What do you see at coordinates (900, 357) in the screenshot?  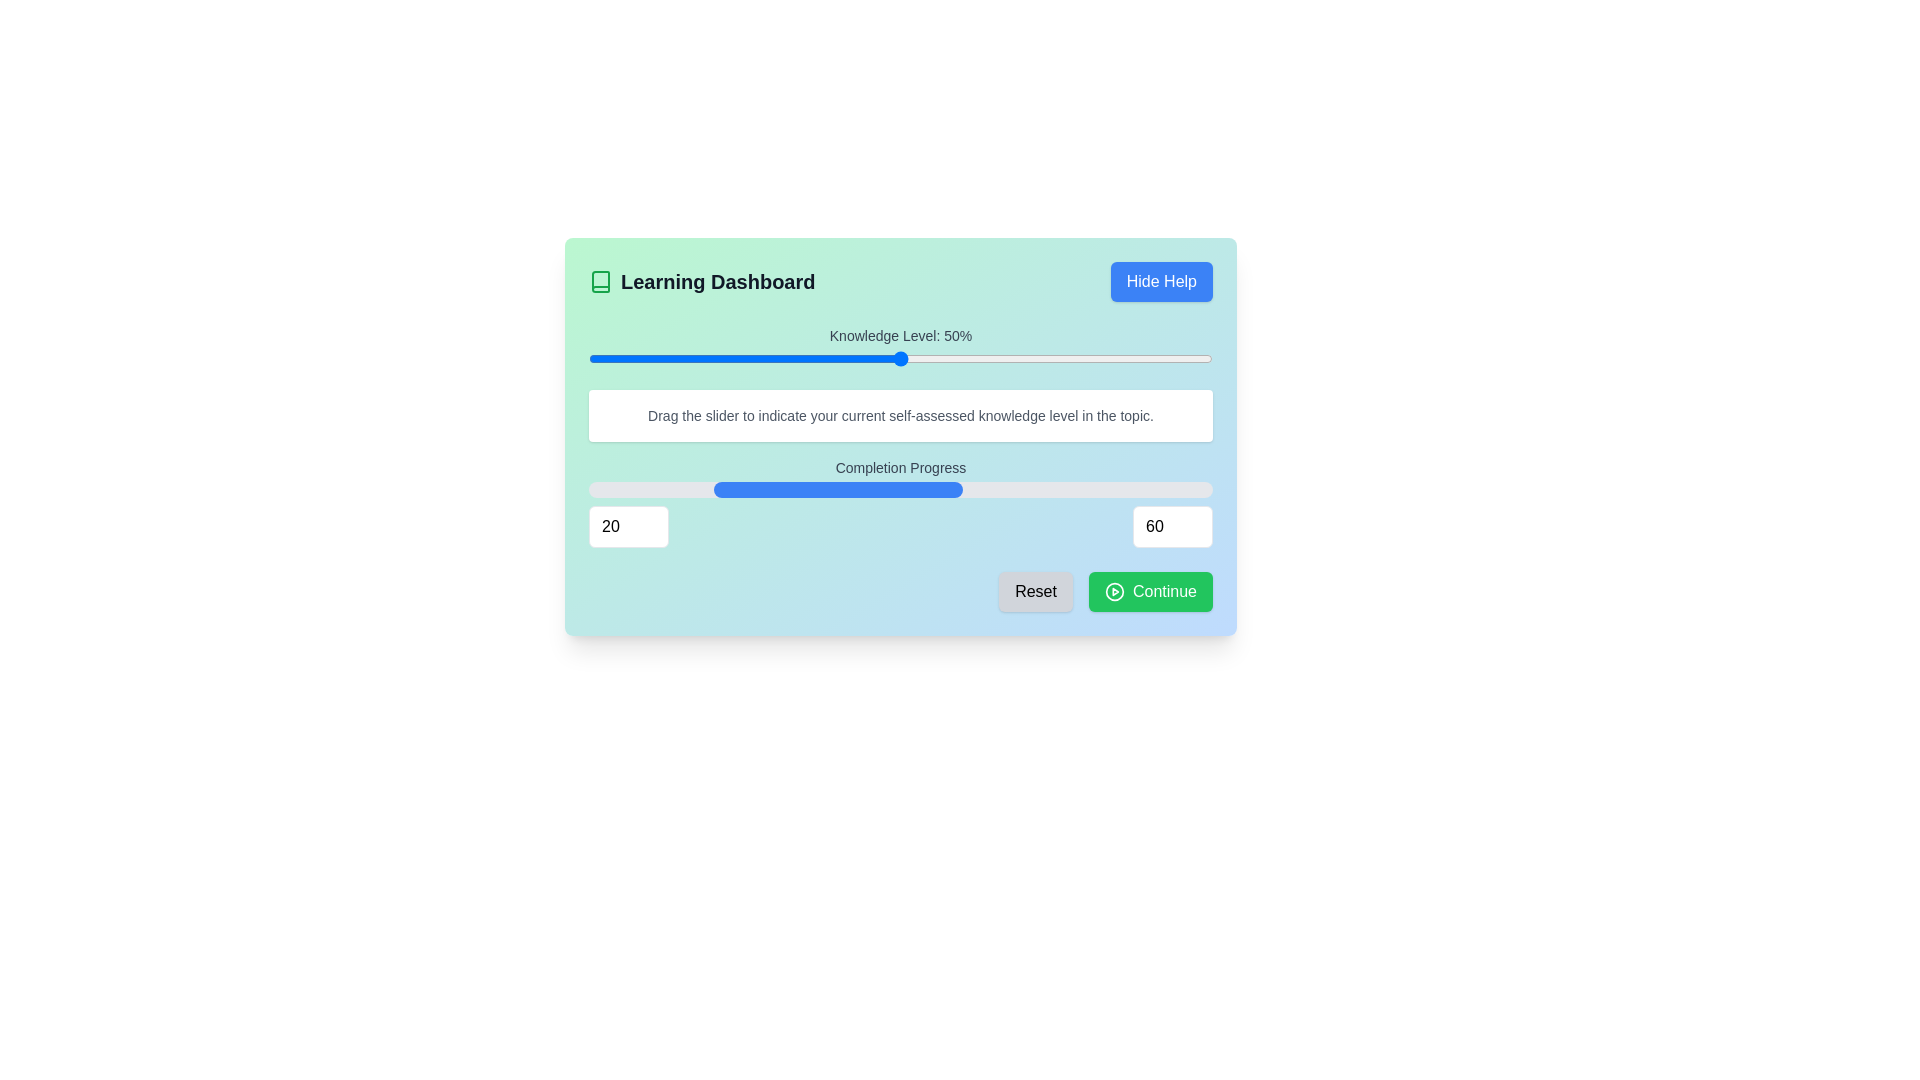 I see `the horizontally-oriented slider bar with a rounded handle that represents a current value of 50%` at bounding box center [900, 357].